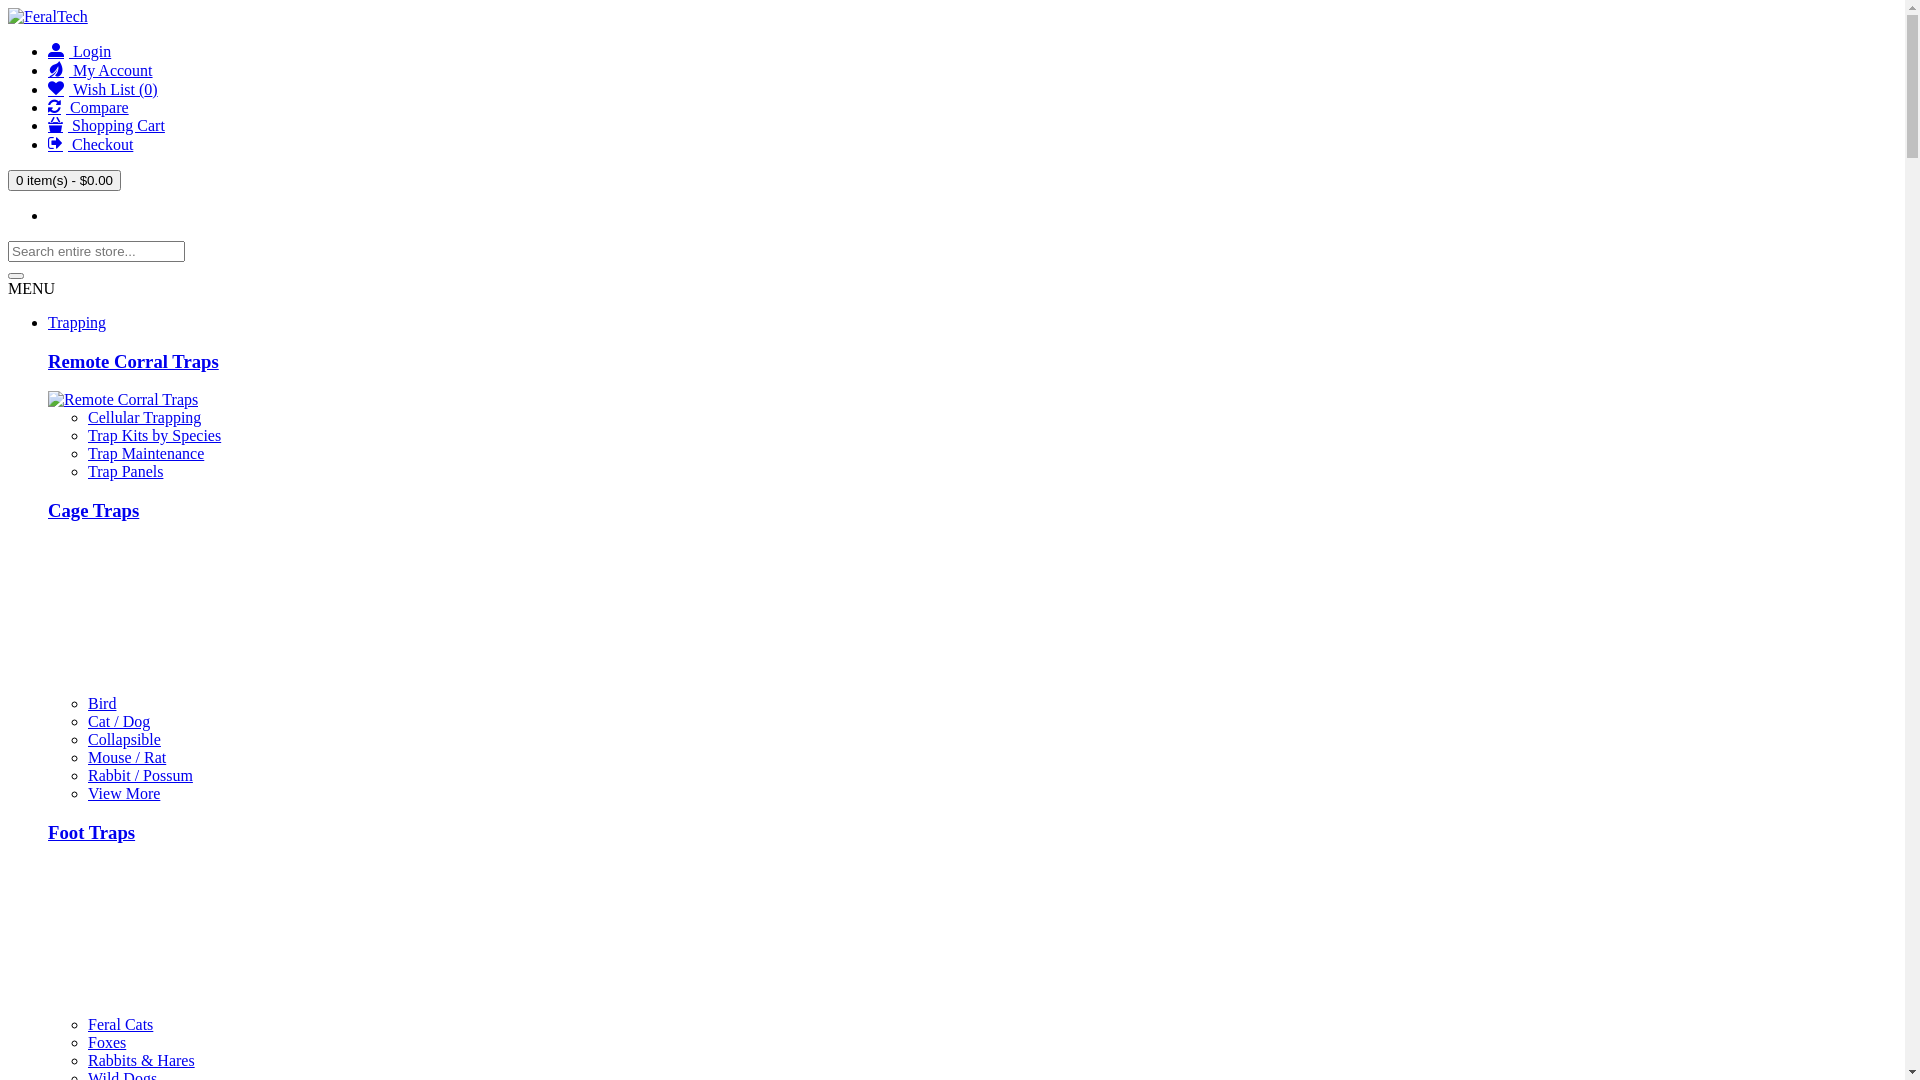  I want to click on 'Cellular Trapping', so click(86, 416).